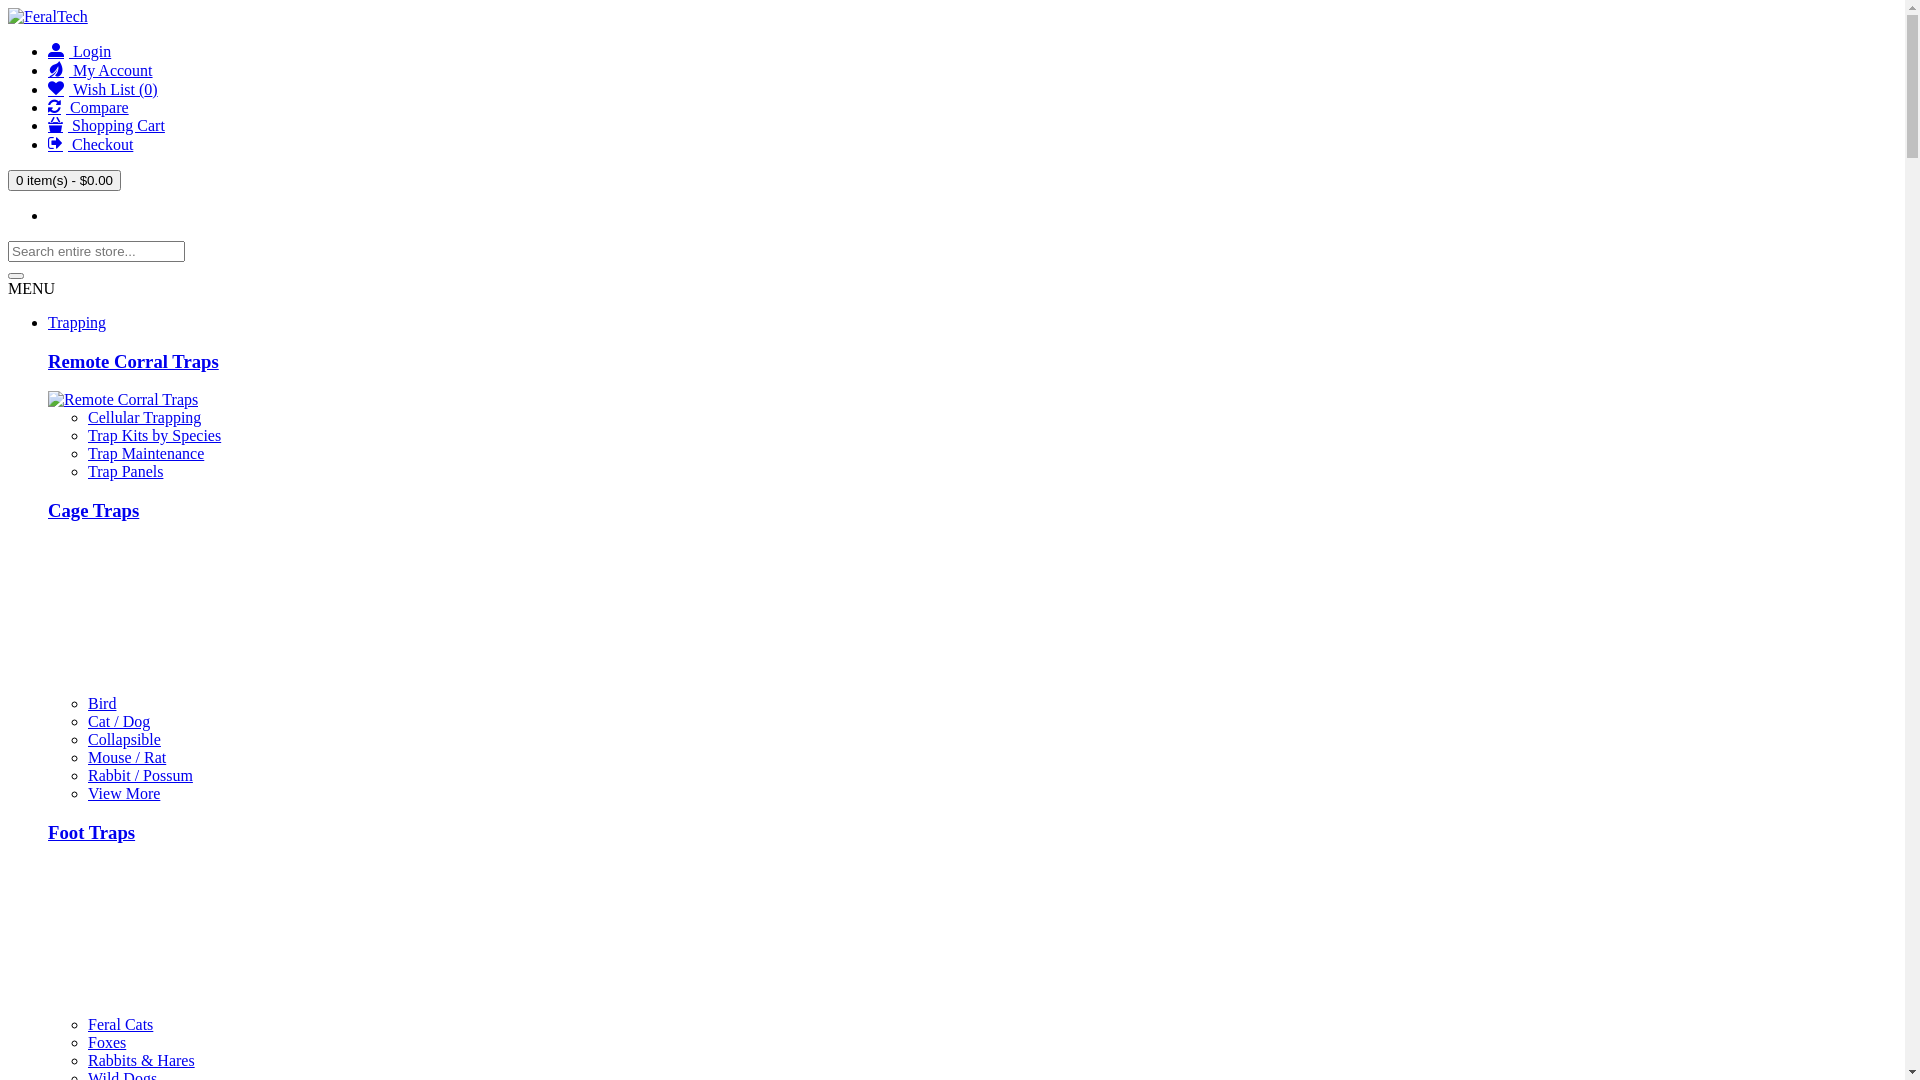  I want to click on 'Cellular Trapping', so click(86, 416).